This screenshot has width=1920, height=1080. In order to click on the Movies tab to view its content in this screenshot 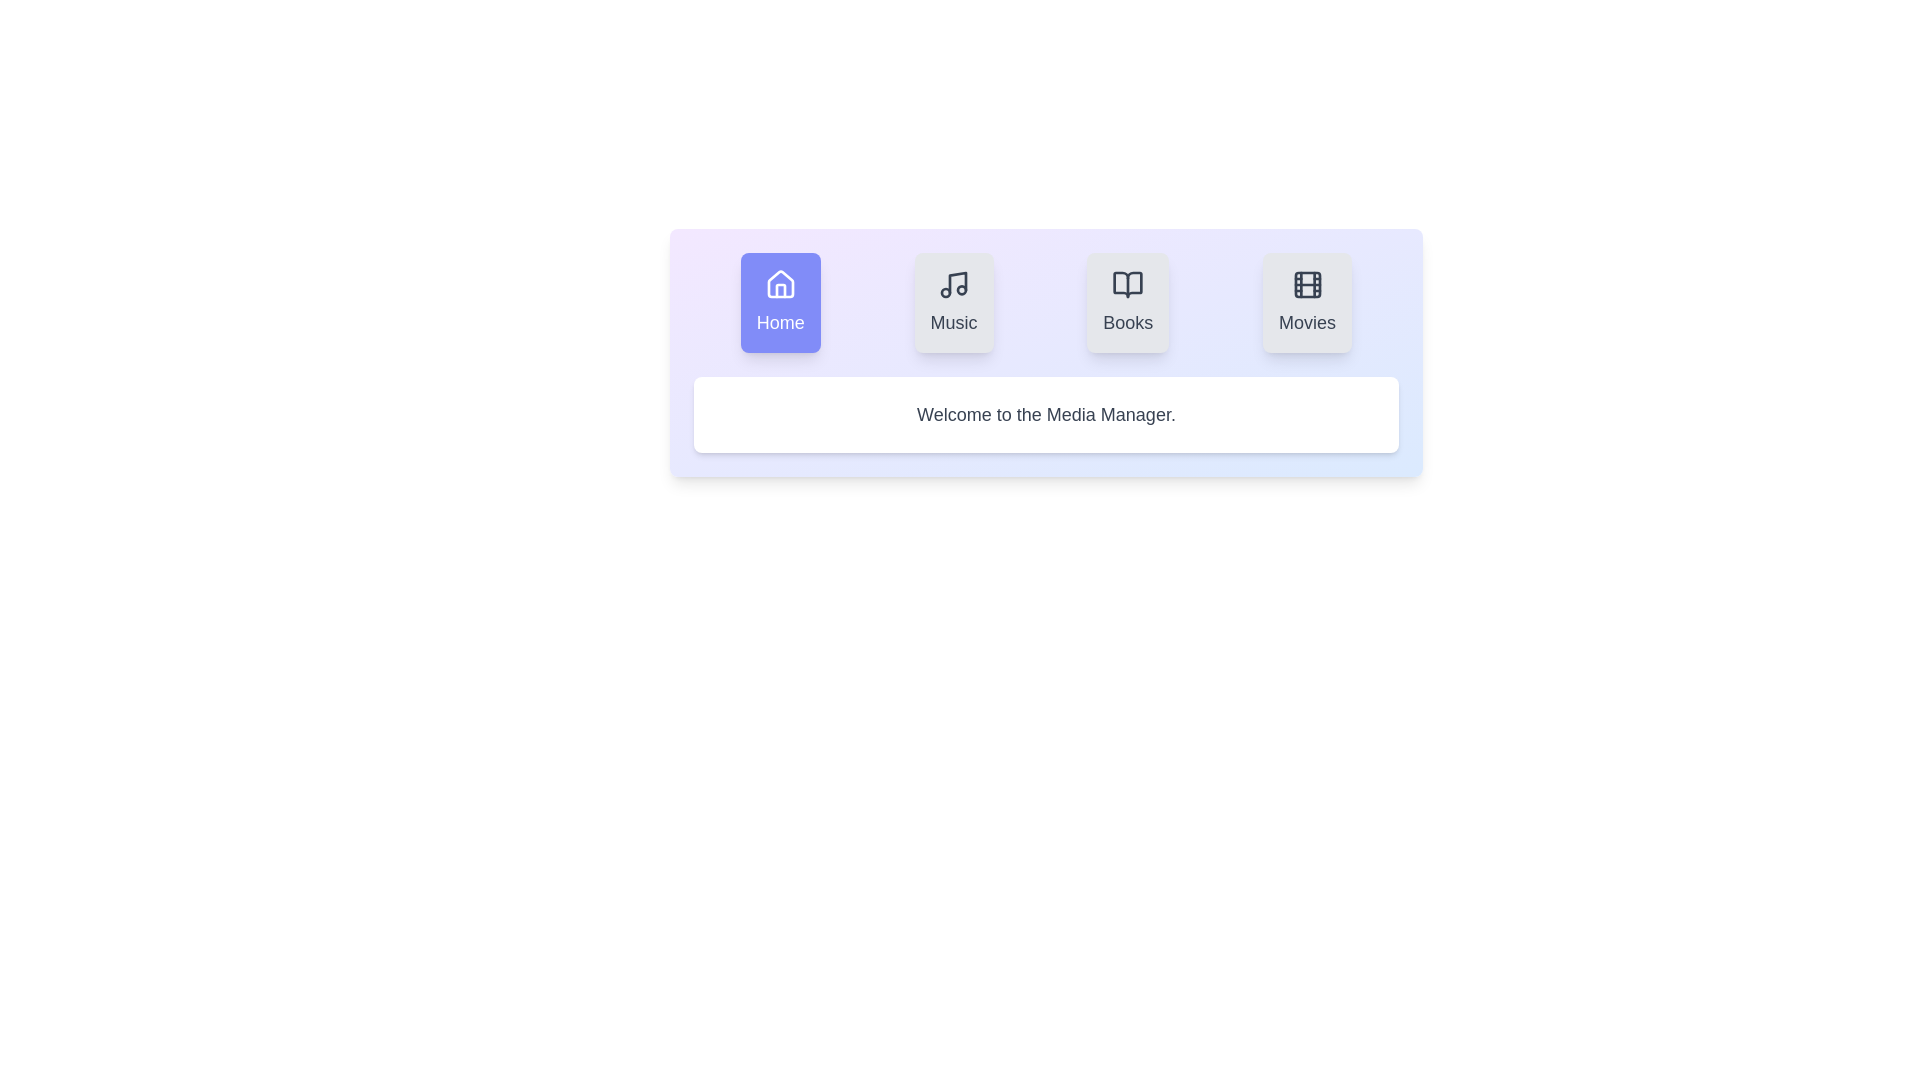, I will do `click(1307, 303)`.